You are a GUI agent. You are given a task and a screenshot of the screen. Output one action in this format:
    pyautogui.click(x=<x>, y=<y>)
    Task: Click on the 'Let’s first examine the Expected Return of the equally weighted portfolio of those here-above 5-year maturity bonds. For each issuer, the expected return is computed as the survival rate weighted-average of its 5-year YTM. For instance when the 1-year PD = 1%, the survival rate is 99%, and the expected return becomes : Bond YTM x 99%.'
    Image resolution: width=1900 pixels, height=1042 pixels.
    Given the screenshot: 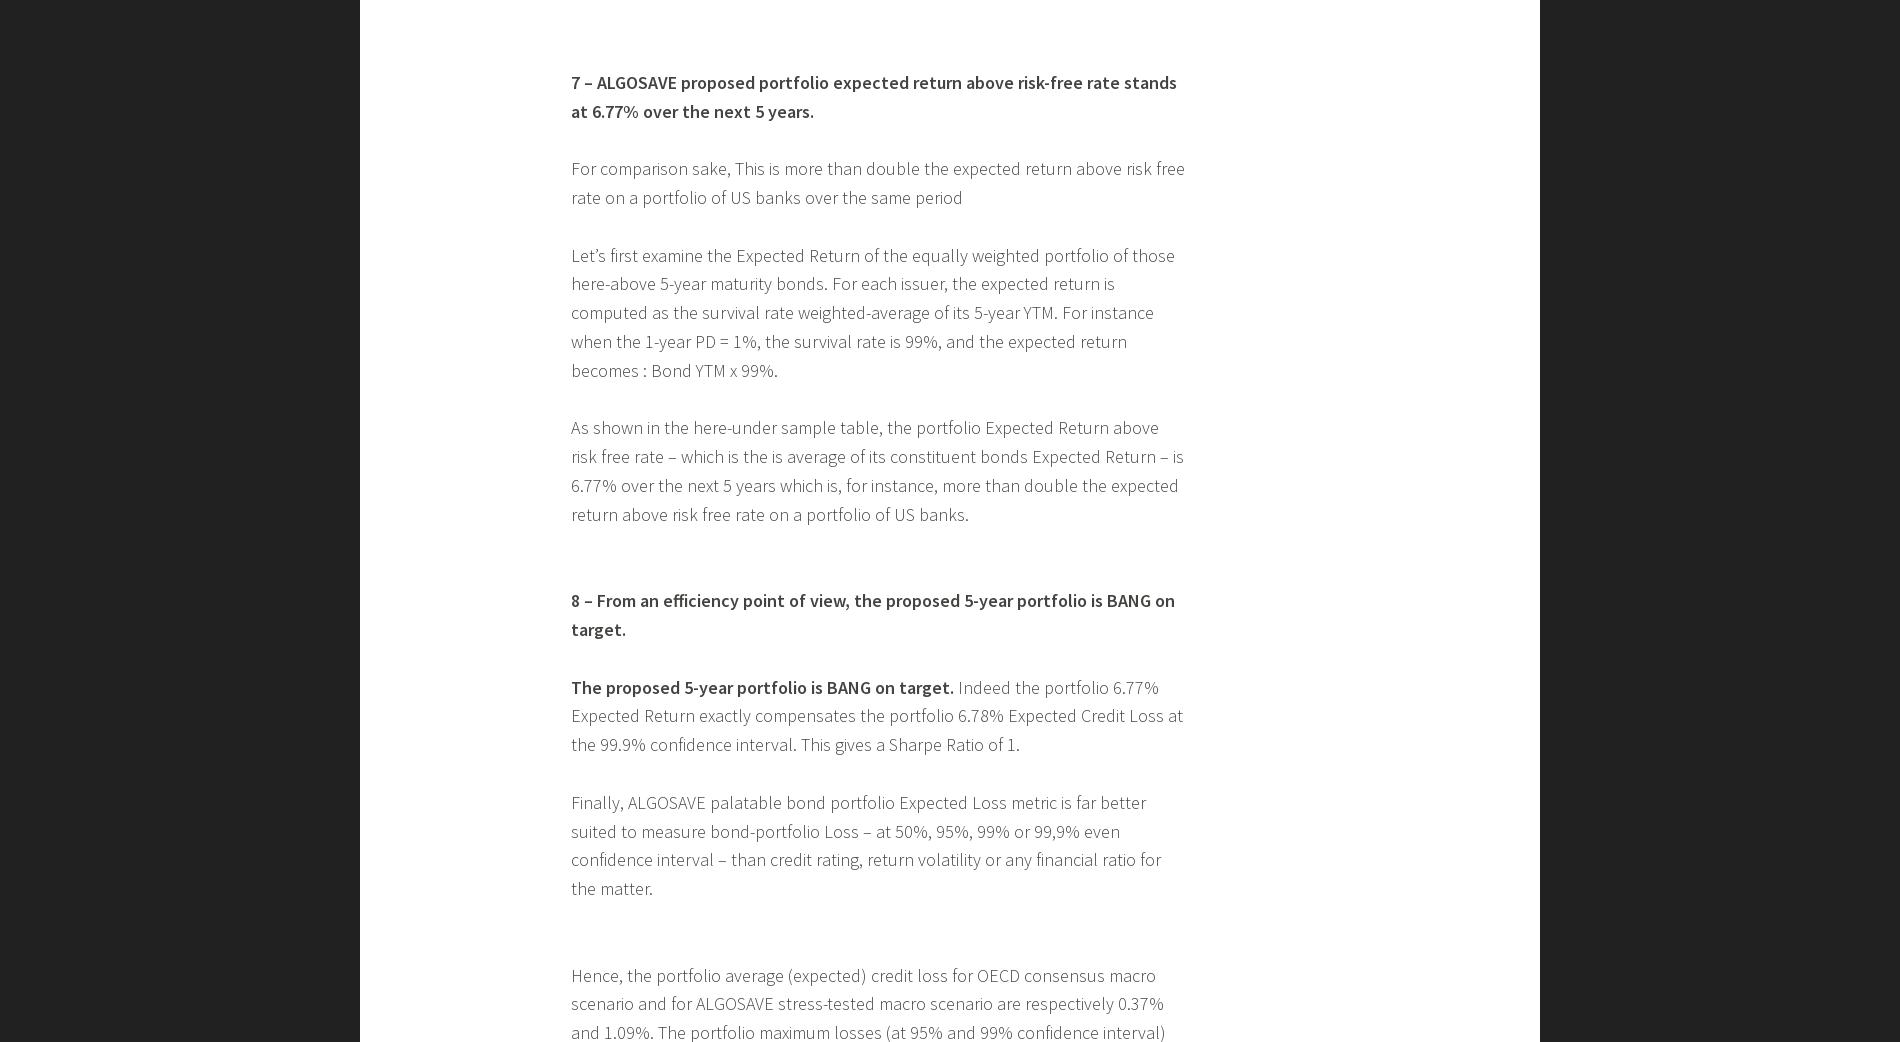 What is the action you would take?
    pyautogui.click(x=872, y=643)
    